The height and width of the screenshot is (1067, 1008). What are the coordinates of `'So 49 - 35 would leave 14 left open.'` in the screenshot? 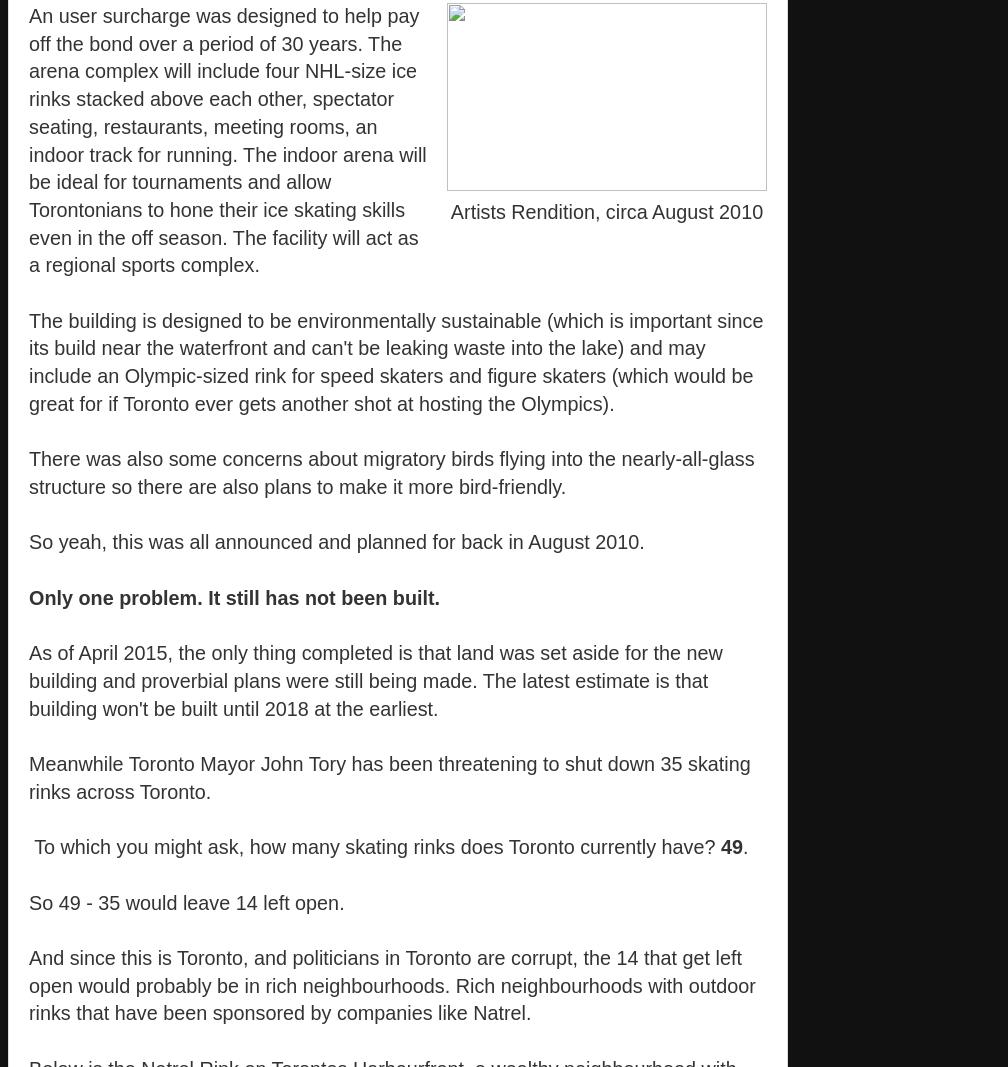 It's located at (29, 902).